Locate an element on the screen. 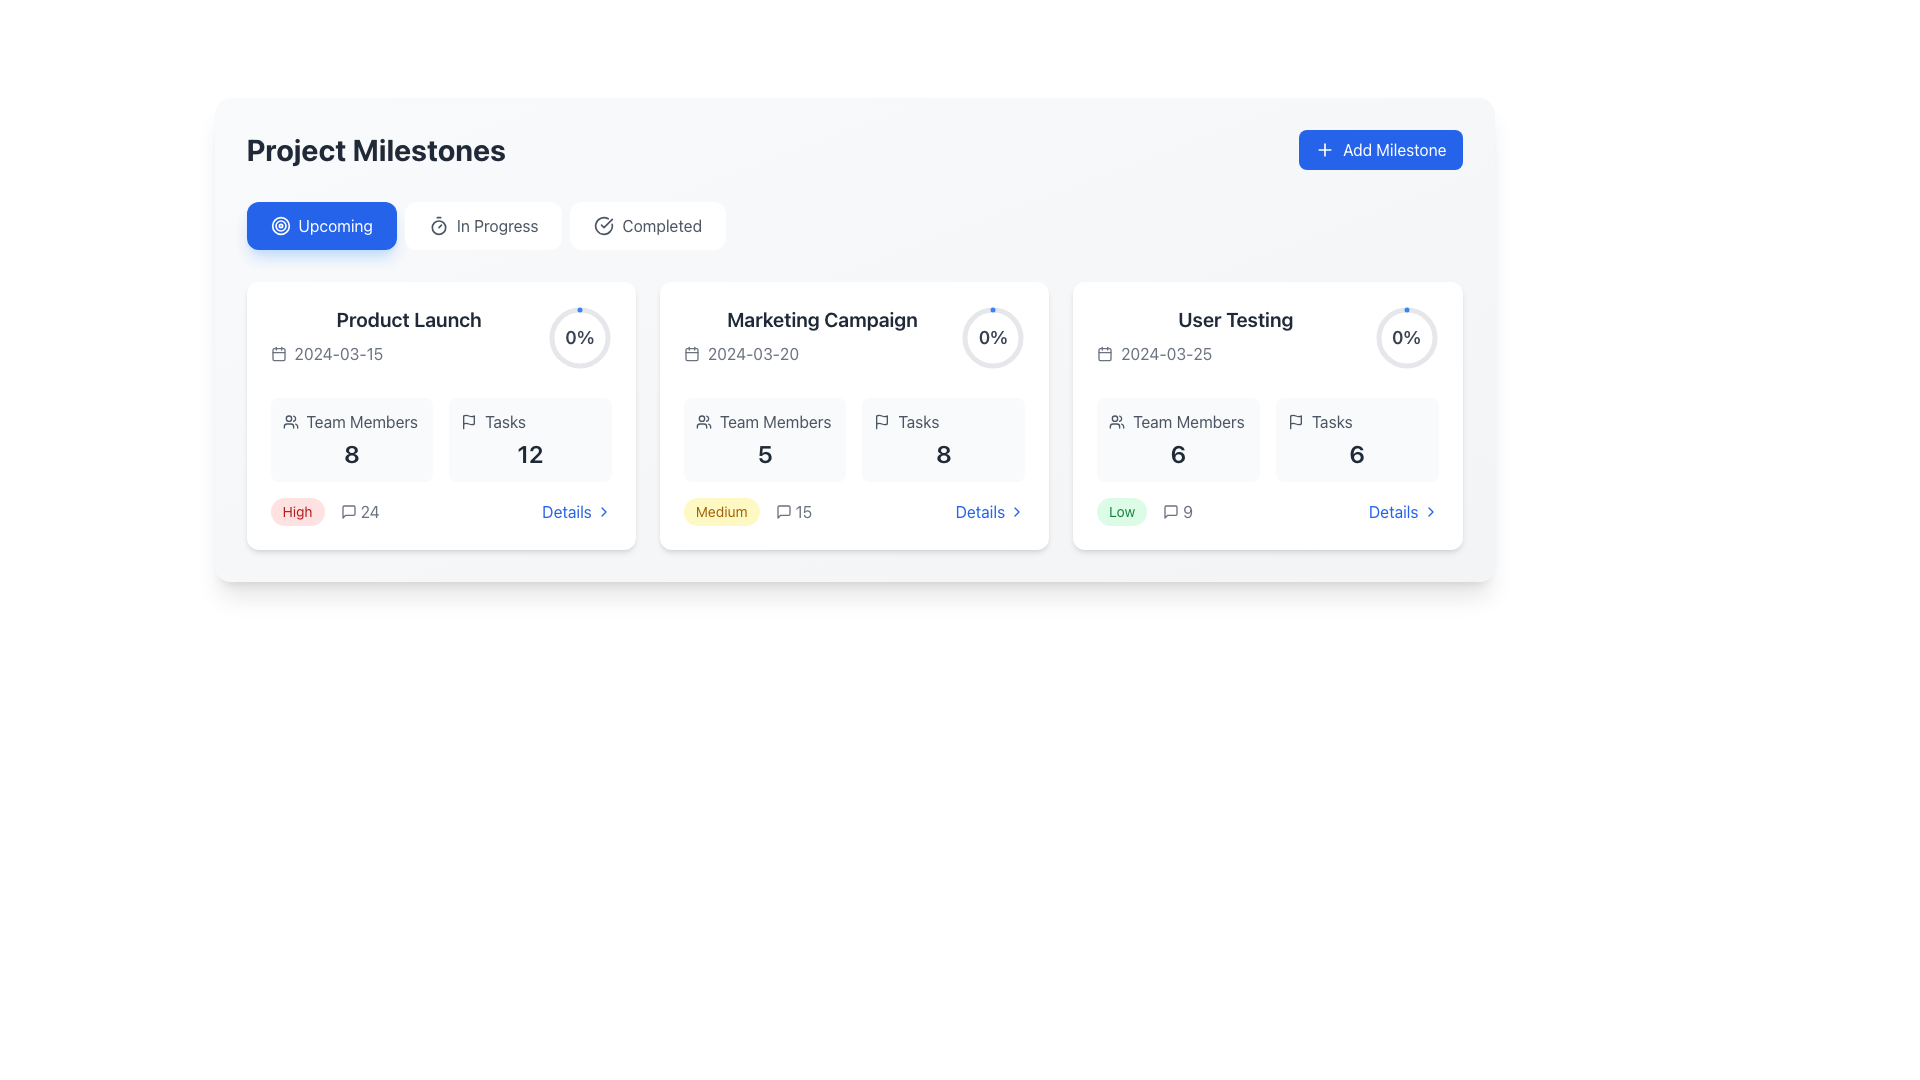 The image size is (1920, 1080). the middle-sized SVG circle of the target icon located within the blue button labeled 'Upcoming' at the top left of the interface is located at coordinates (279, 225).